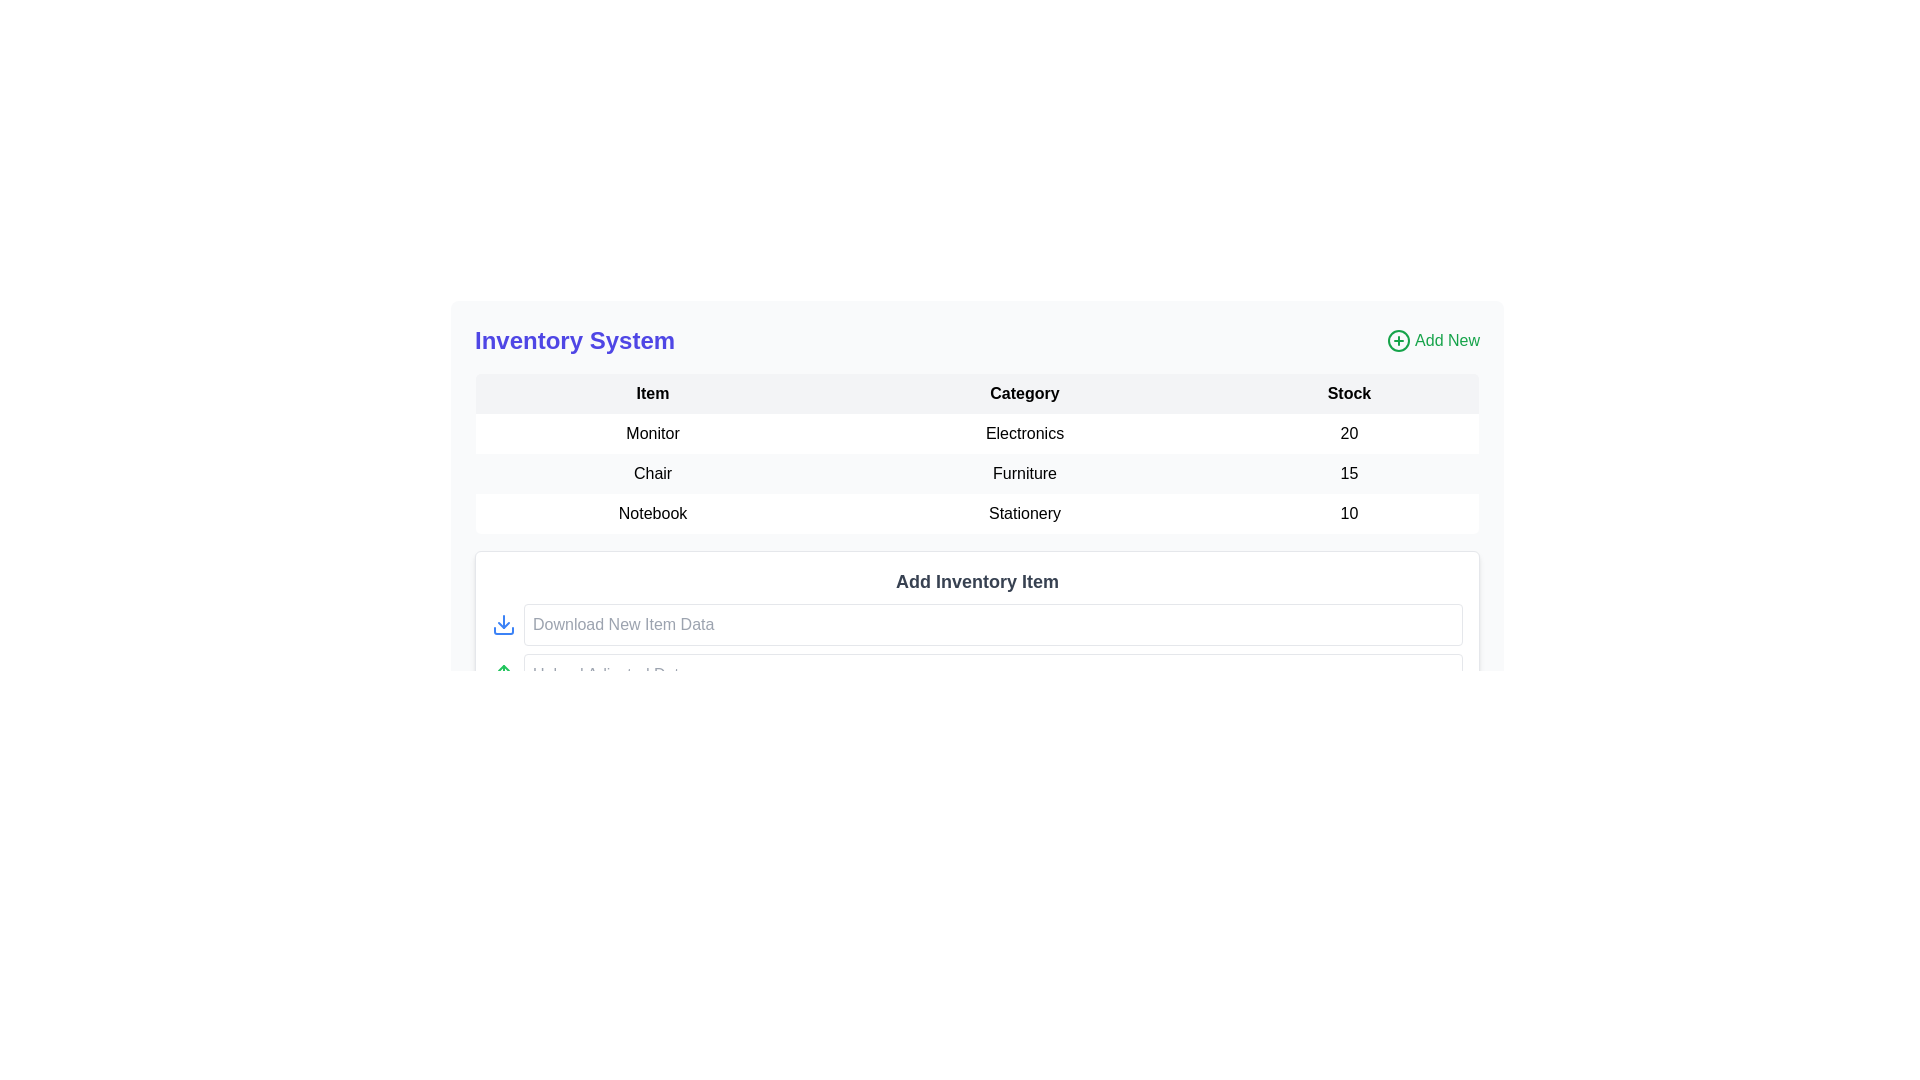 The height and width of the screenshot is (1080, 1920). Describe the element at coordinates (977, 393) in the screenshot. I see `Table Header Row that contains the entries 'Item', 'Category', and 'Stock', which is styled with a light gray background and bolded text, by moving the cursor to its center point` at that location.